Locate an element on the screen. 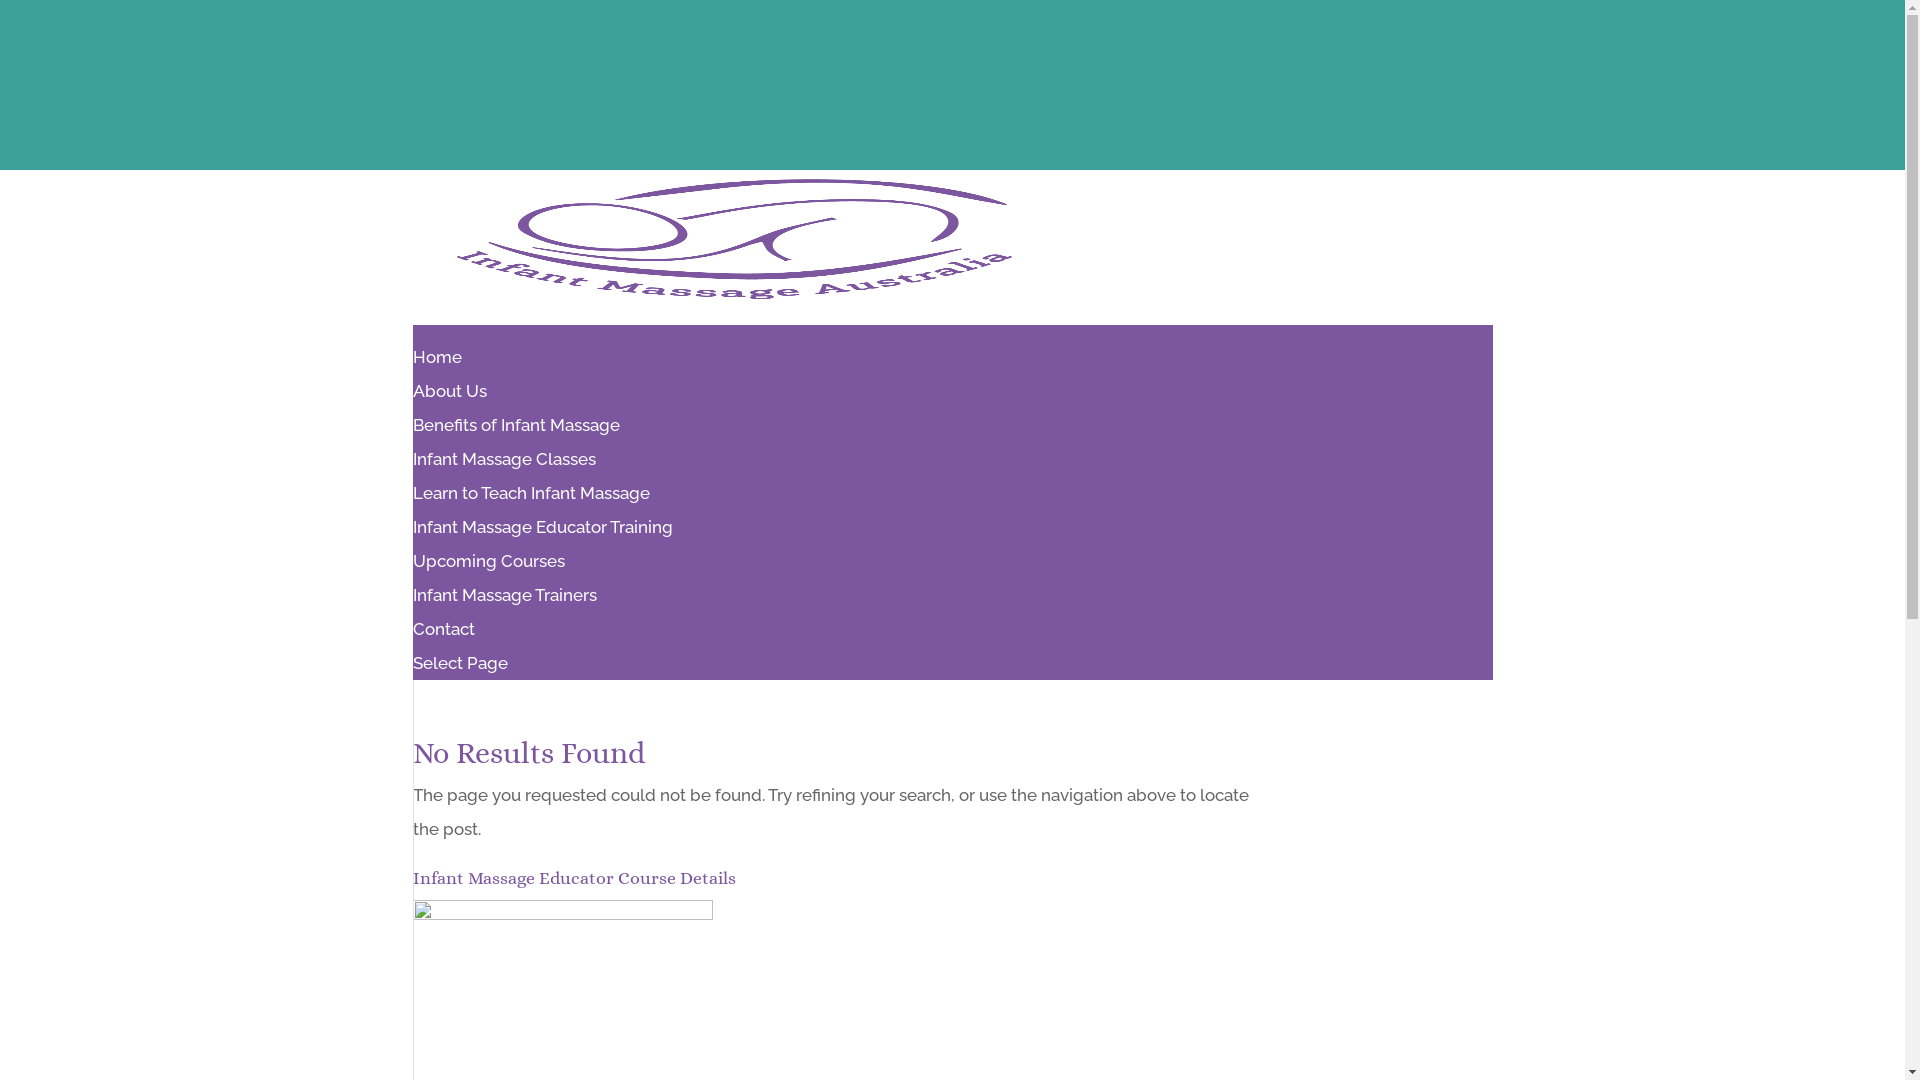 The width and height of the screenshot is (1920, 1080). 'Infant Massage Classes' is located at coordinates (503, 469).